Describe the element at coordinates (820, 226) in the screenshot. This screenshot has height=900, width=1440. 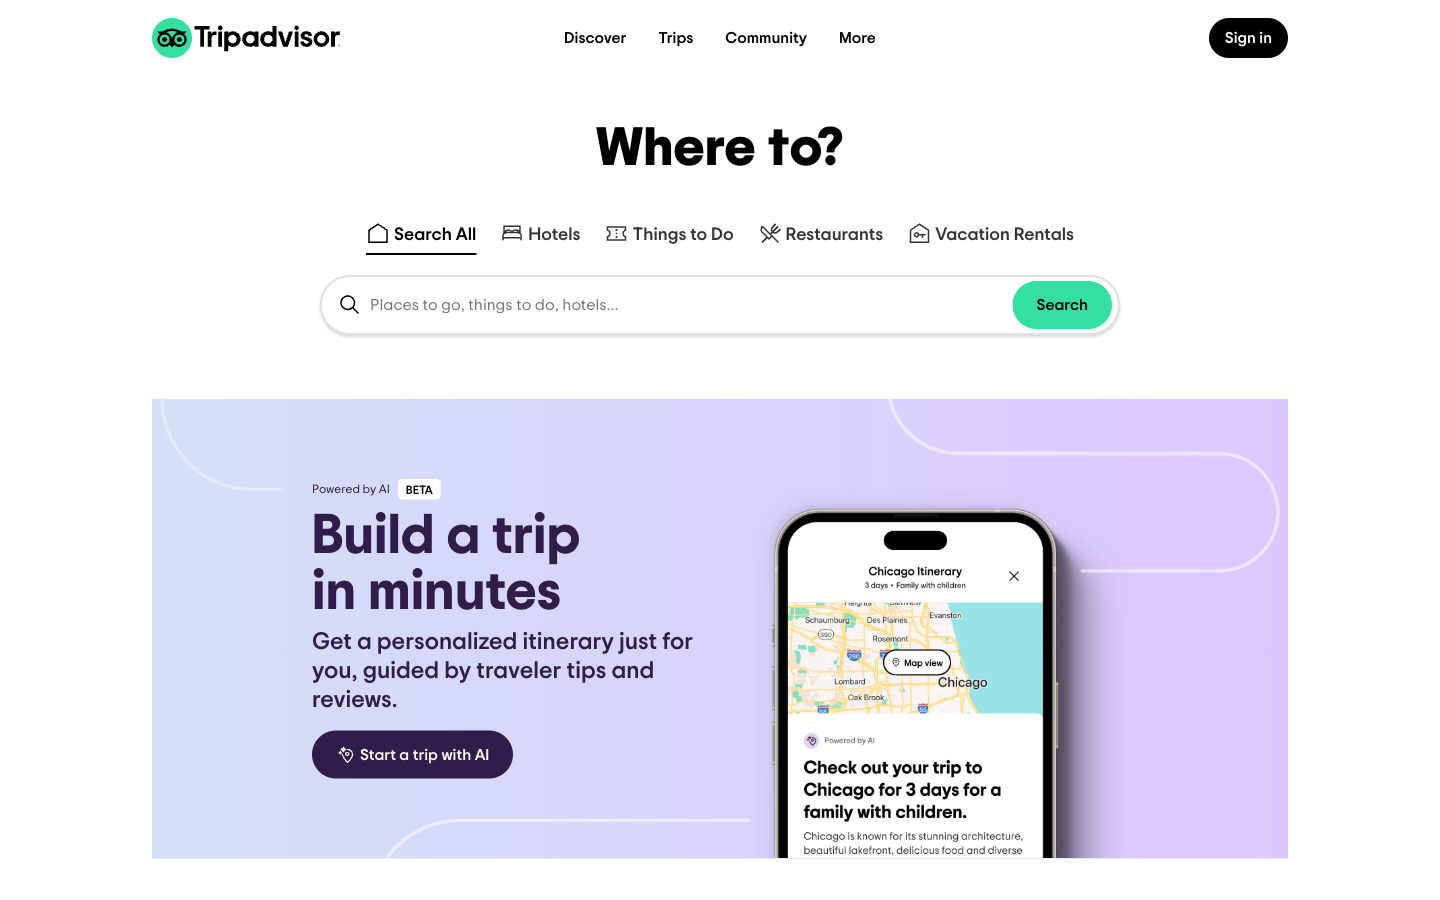
I see `Search for eateries in Pittsburgh` at that location.